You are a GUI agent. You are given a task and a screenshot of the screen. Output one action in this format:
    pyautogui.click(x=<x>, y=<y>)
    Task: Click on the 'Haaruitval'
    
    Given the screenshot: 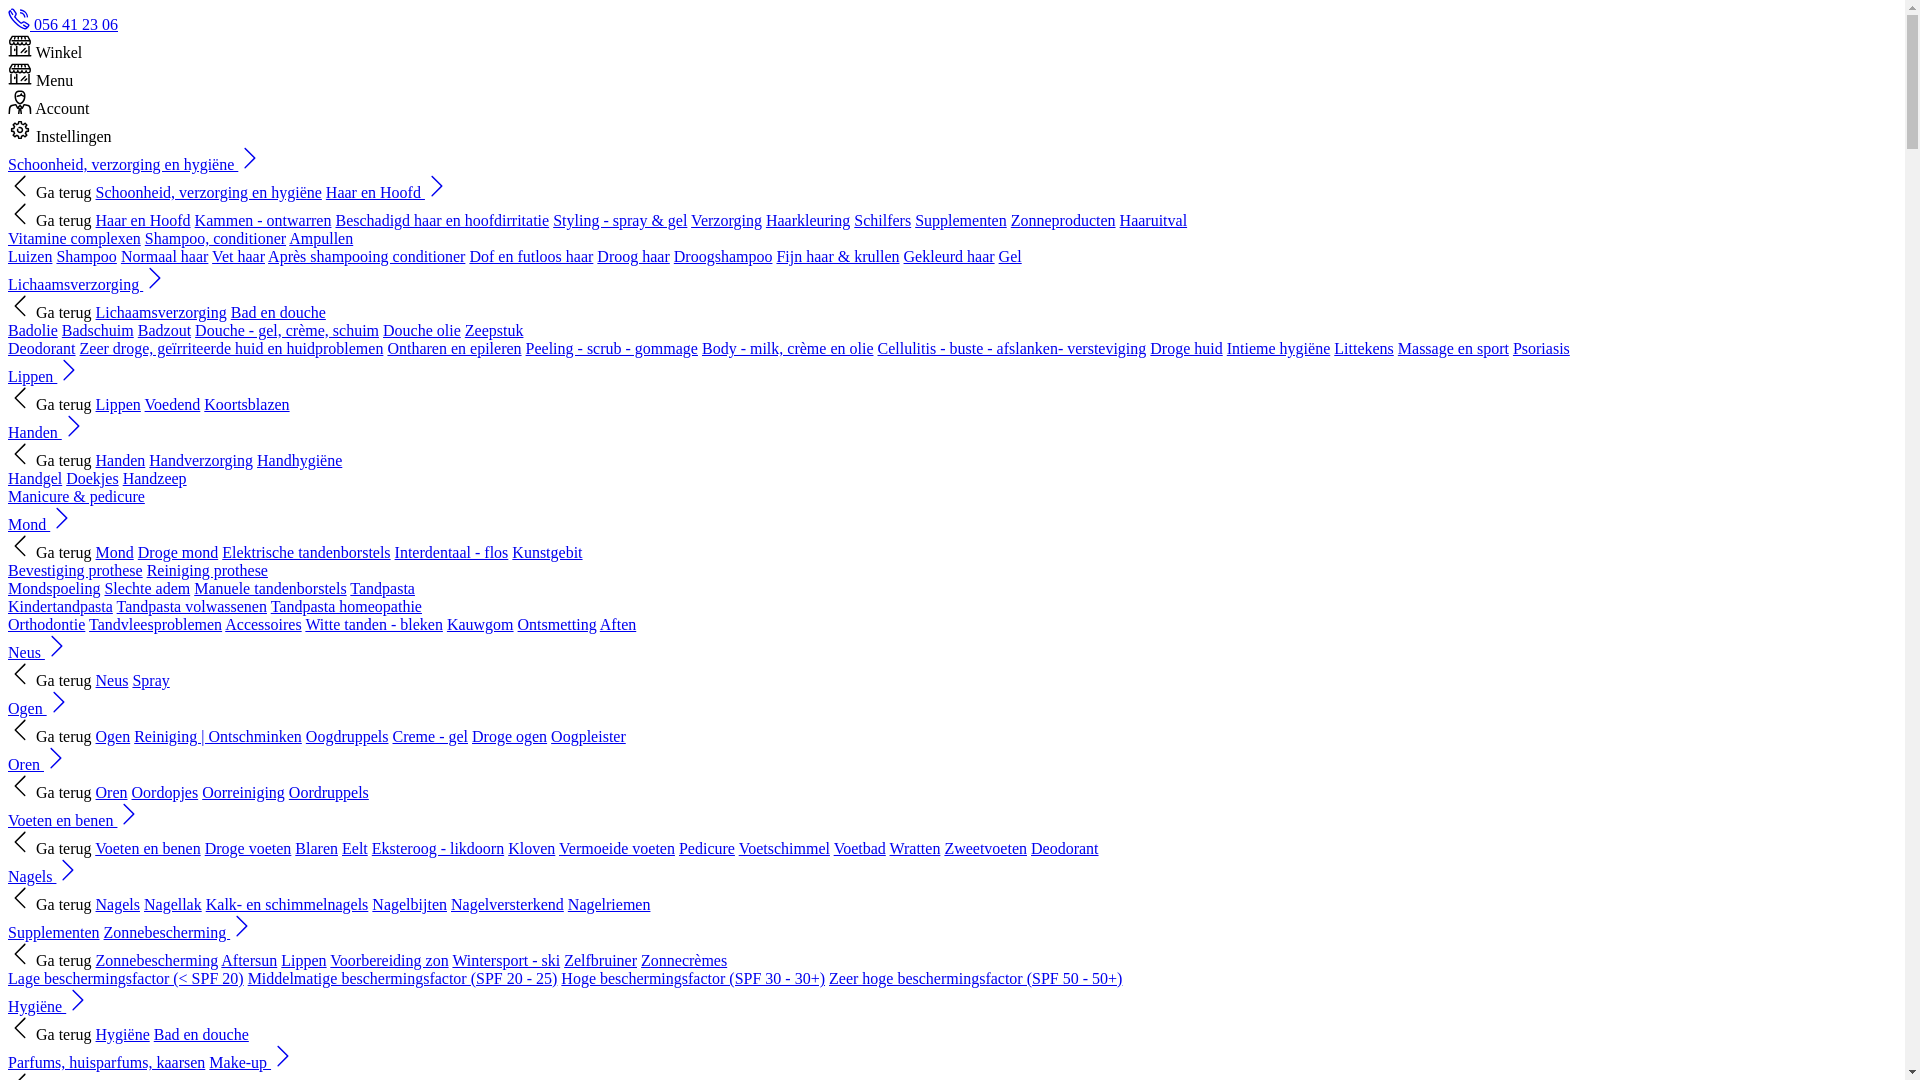 What is the action you would take?
    pyautogui.click(x=1118, y=220)
    